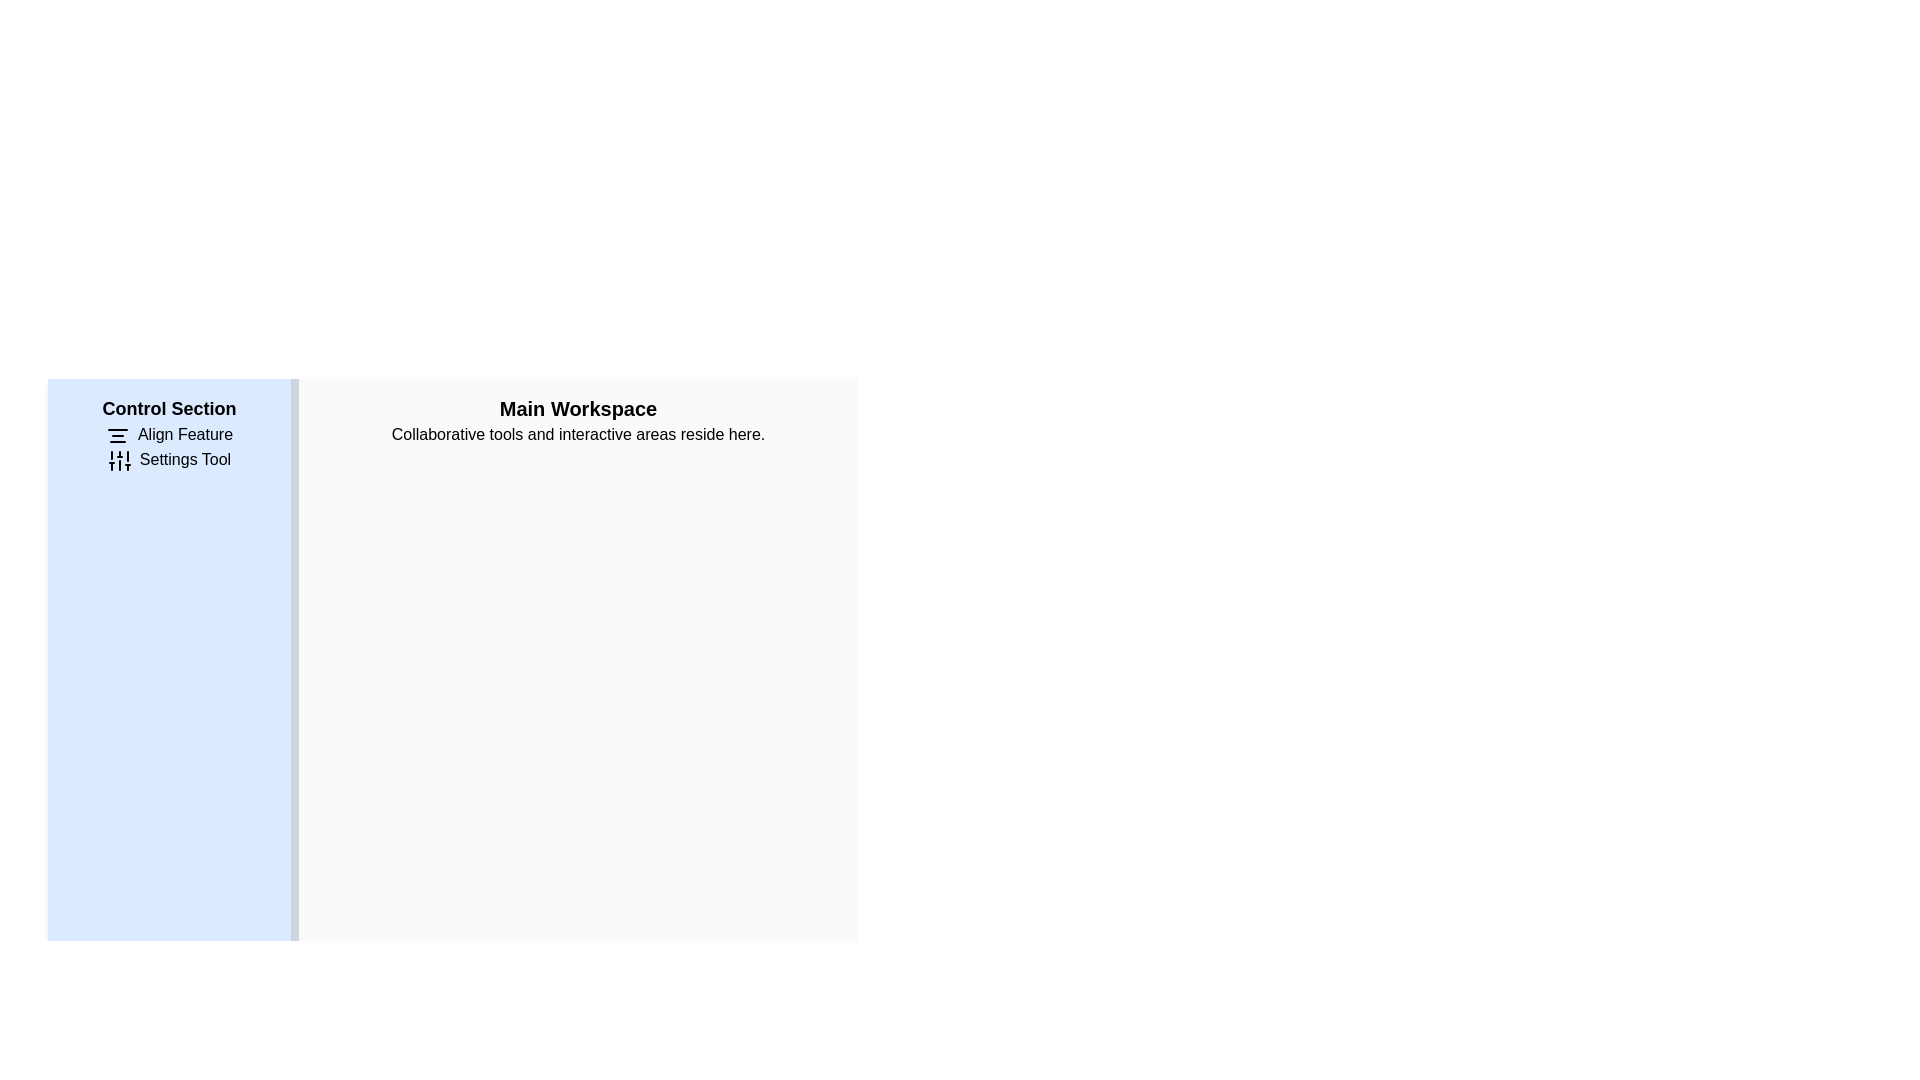 The image size is (1920, 1080). What do you see at coordinates (116, 434) in the screenshot?
I see `the icon representing the 'Align Feature' section` at bounding box center [116, 434].